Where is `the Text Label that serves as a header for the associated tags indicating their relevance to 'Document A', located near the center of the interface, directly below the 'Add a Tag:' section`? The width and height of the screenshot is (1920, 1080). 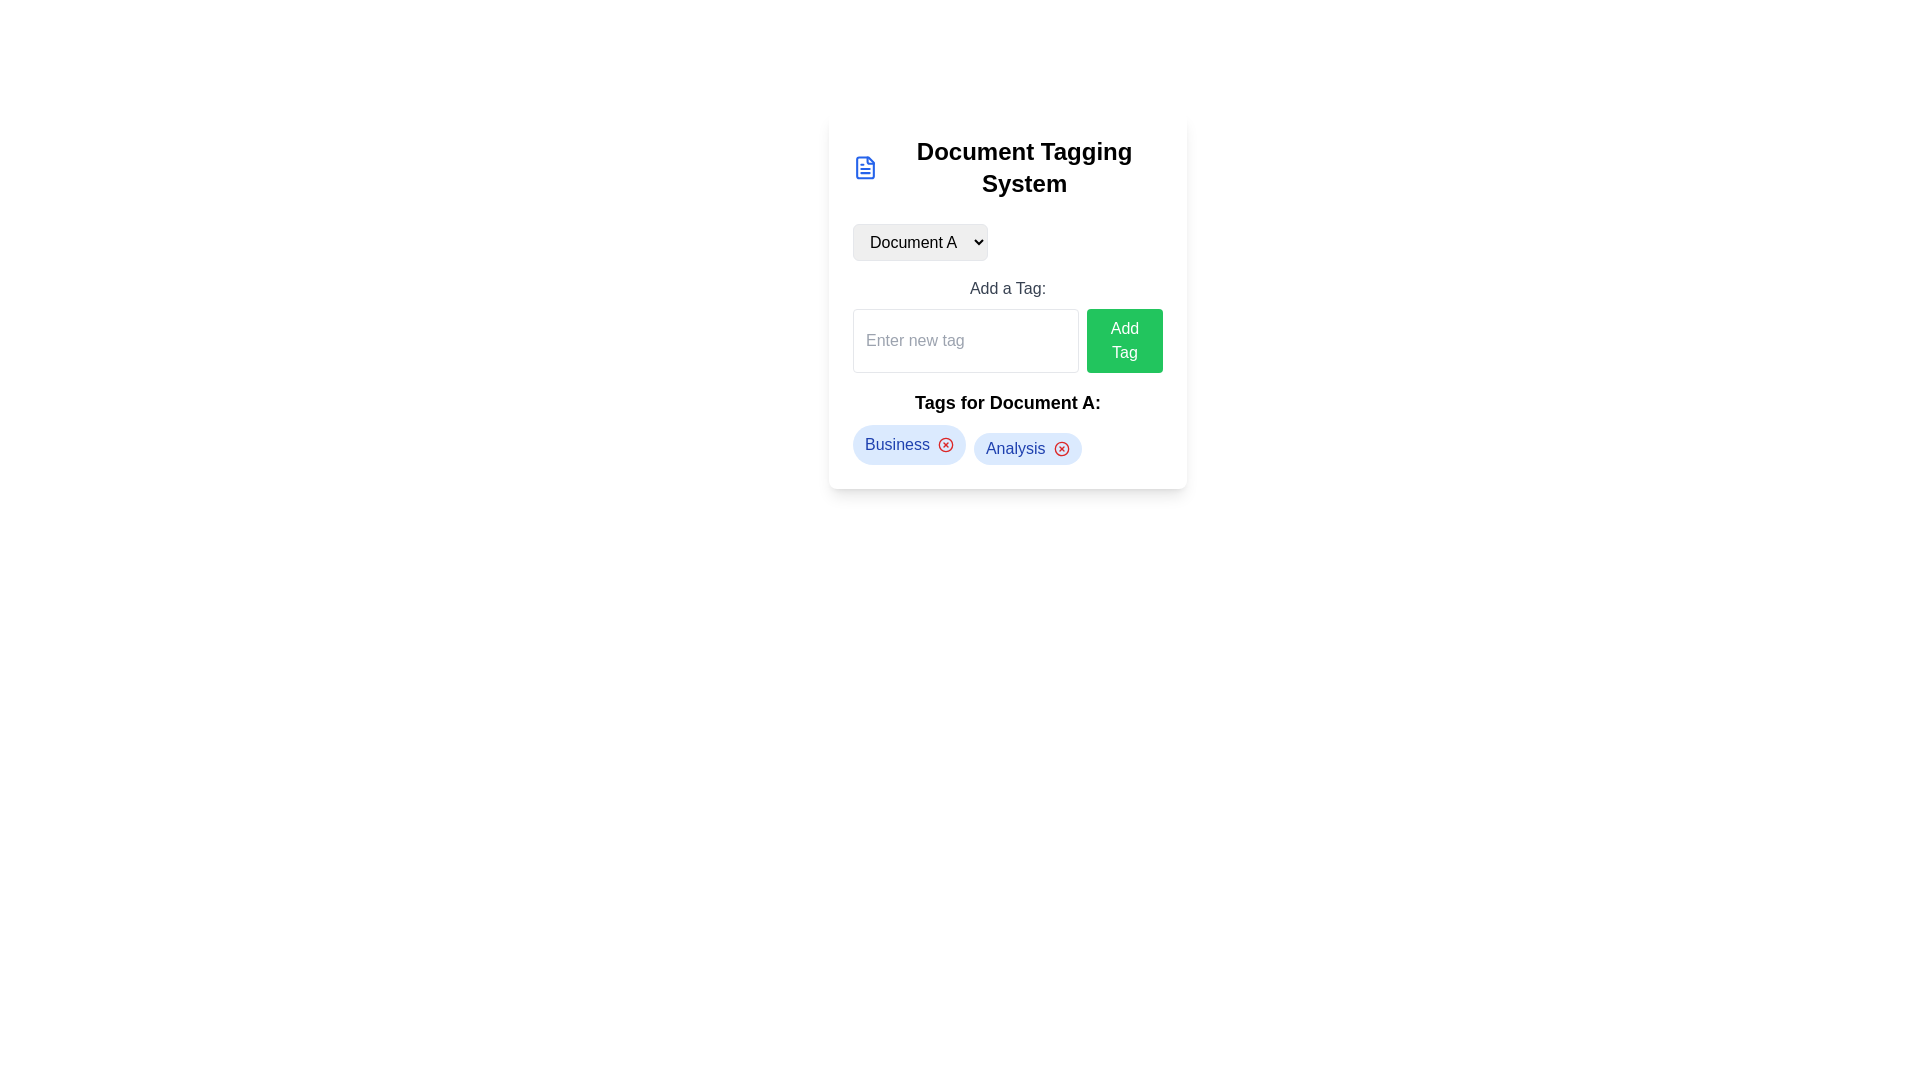 the Text Label that serves as a header for the associated tags indicating their relevance to 'Document A', located near the center of the interface, directly below the 'Add a Tag:' section is located at coordinates (1008, 402).